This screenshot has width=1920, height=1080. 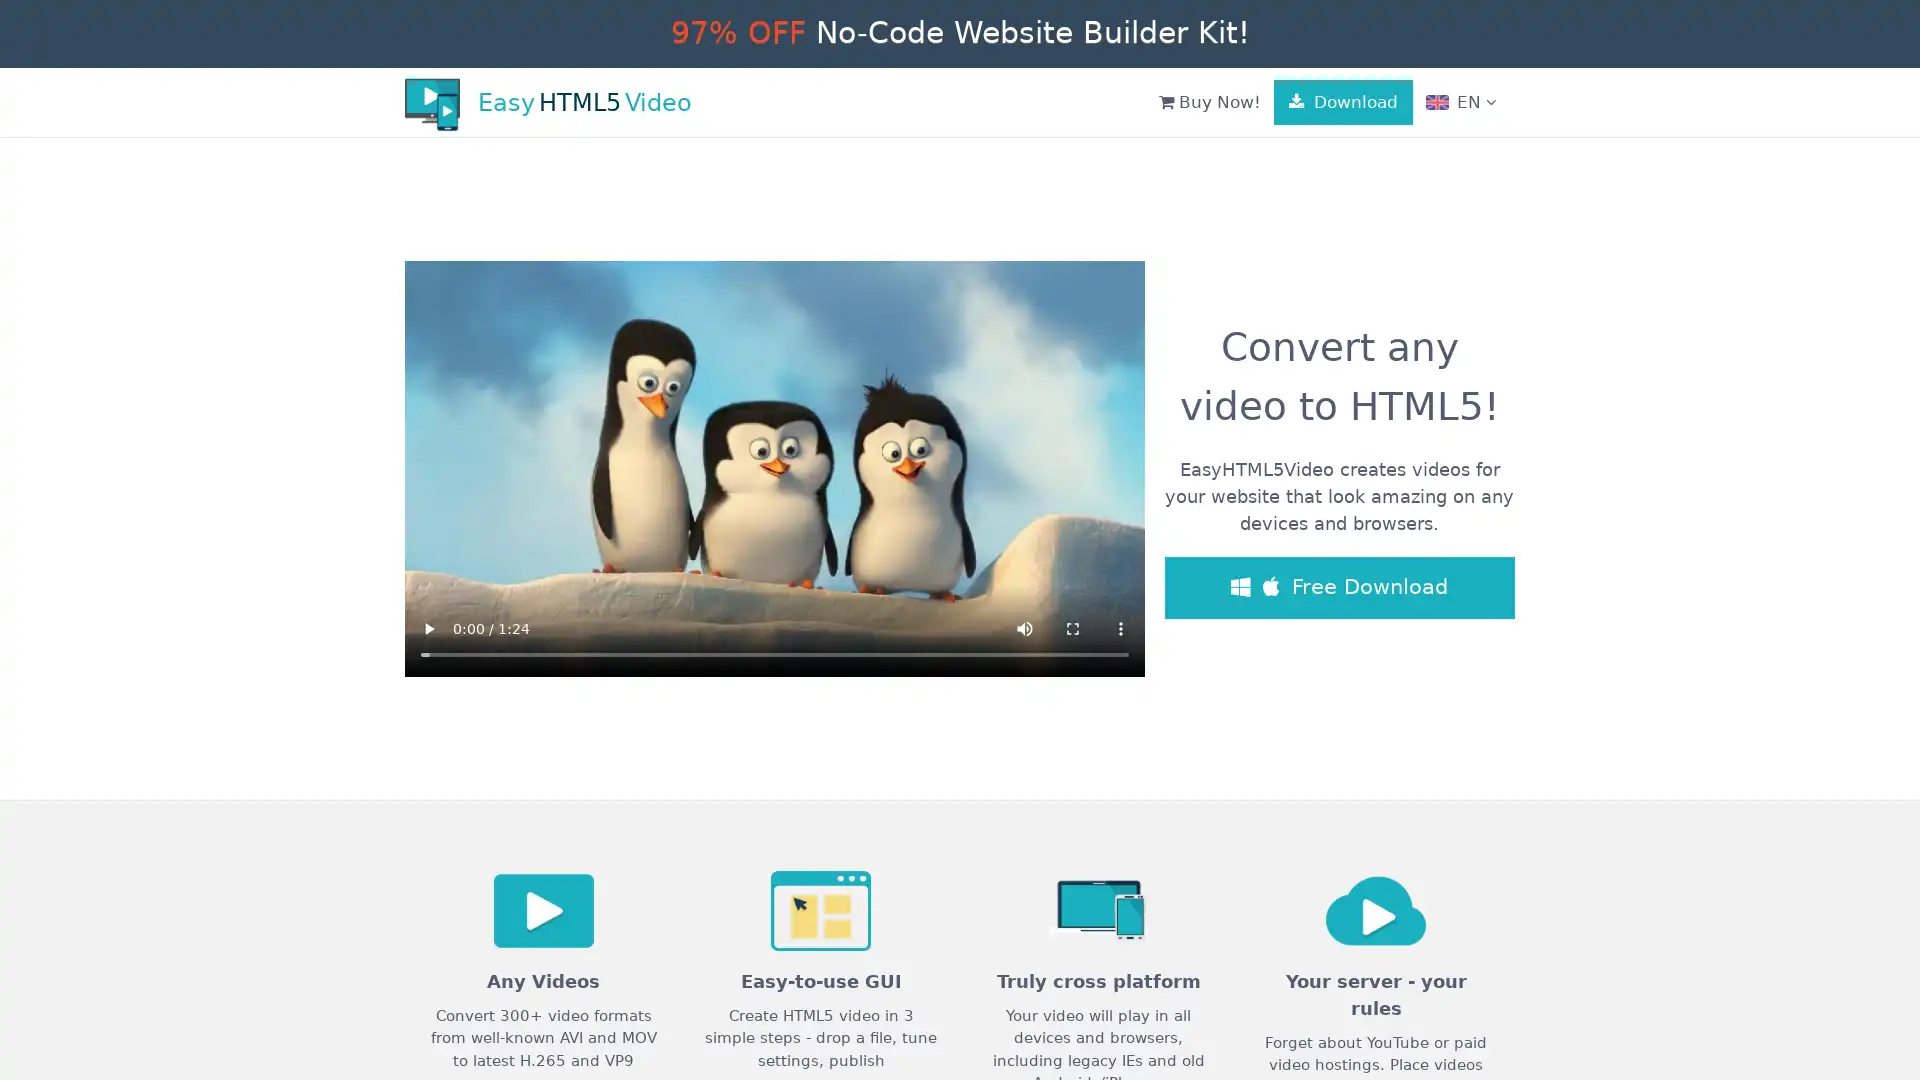 I want to click on play, so click(x=427, y=627).